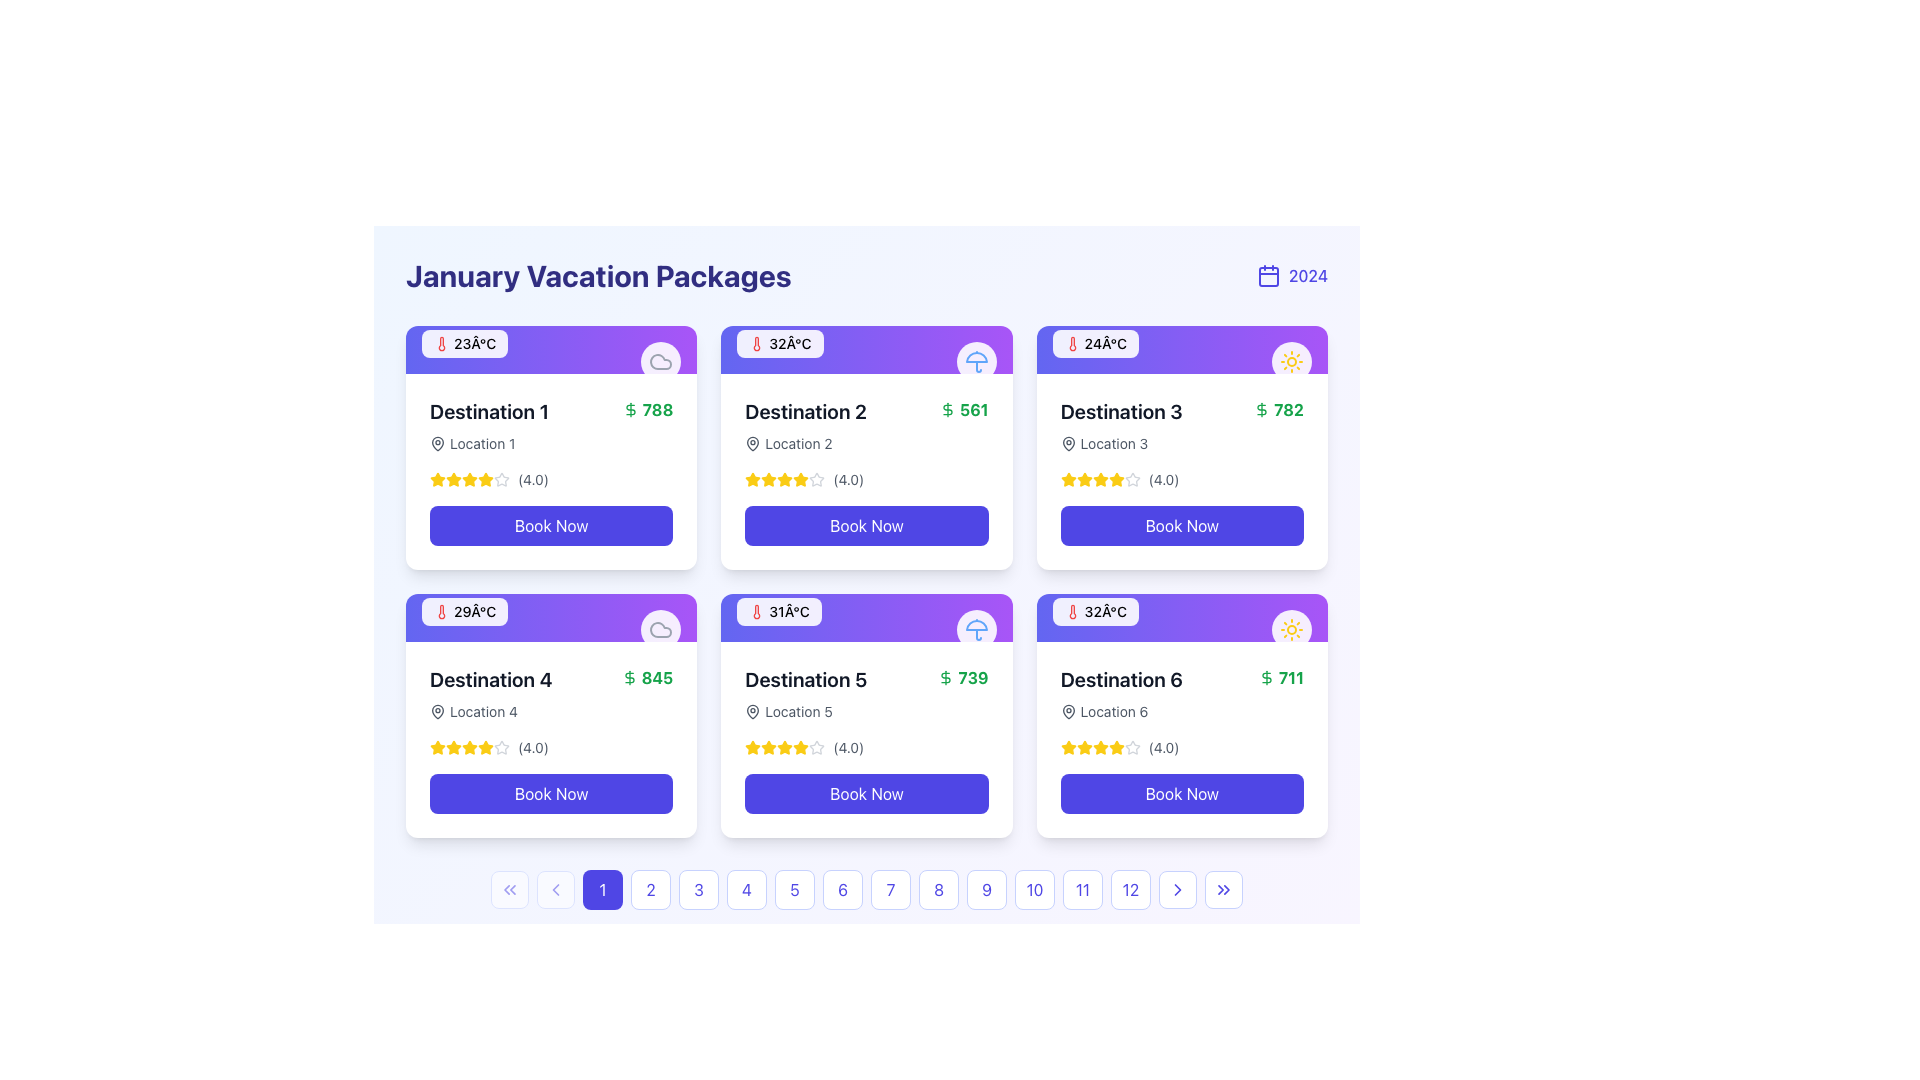 The height and width of the screenshot is (1080, 1920). I want to click on the vibrant indigo 'Book Now' button located at the bottom of the 'Destination 2' card to initiate booking, so click(867, 524).